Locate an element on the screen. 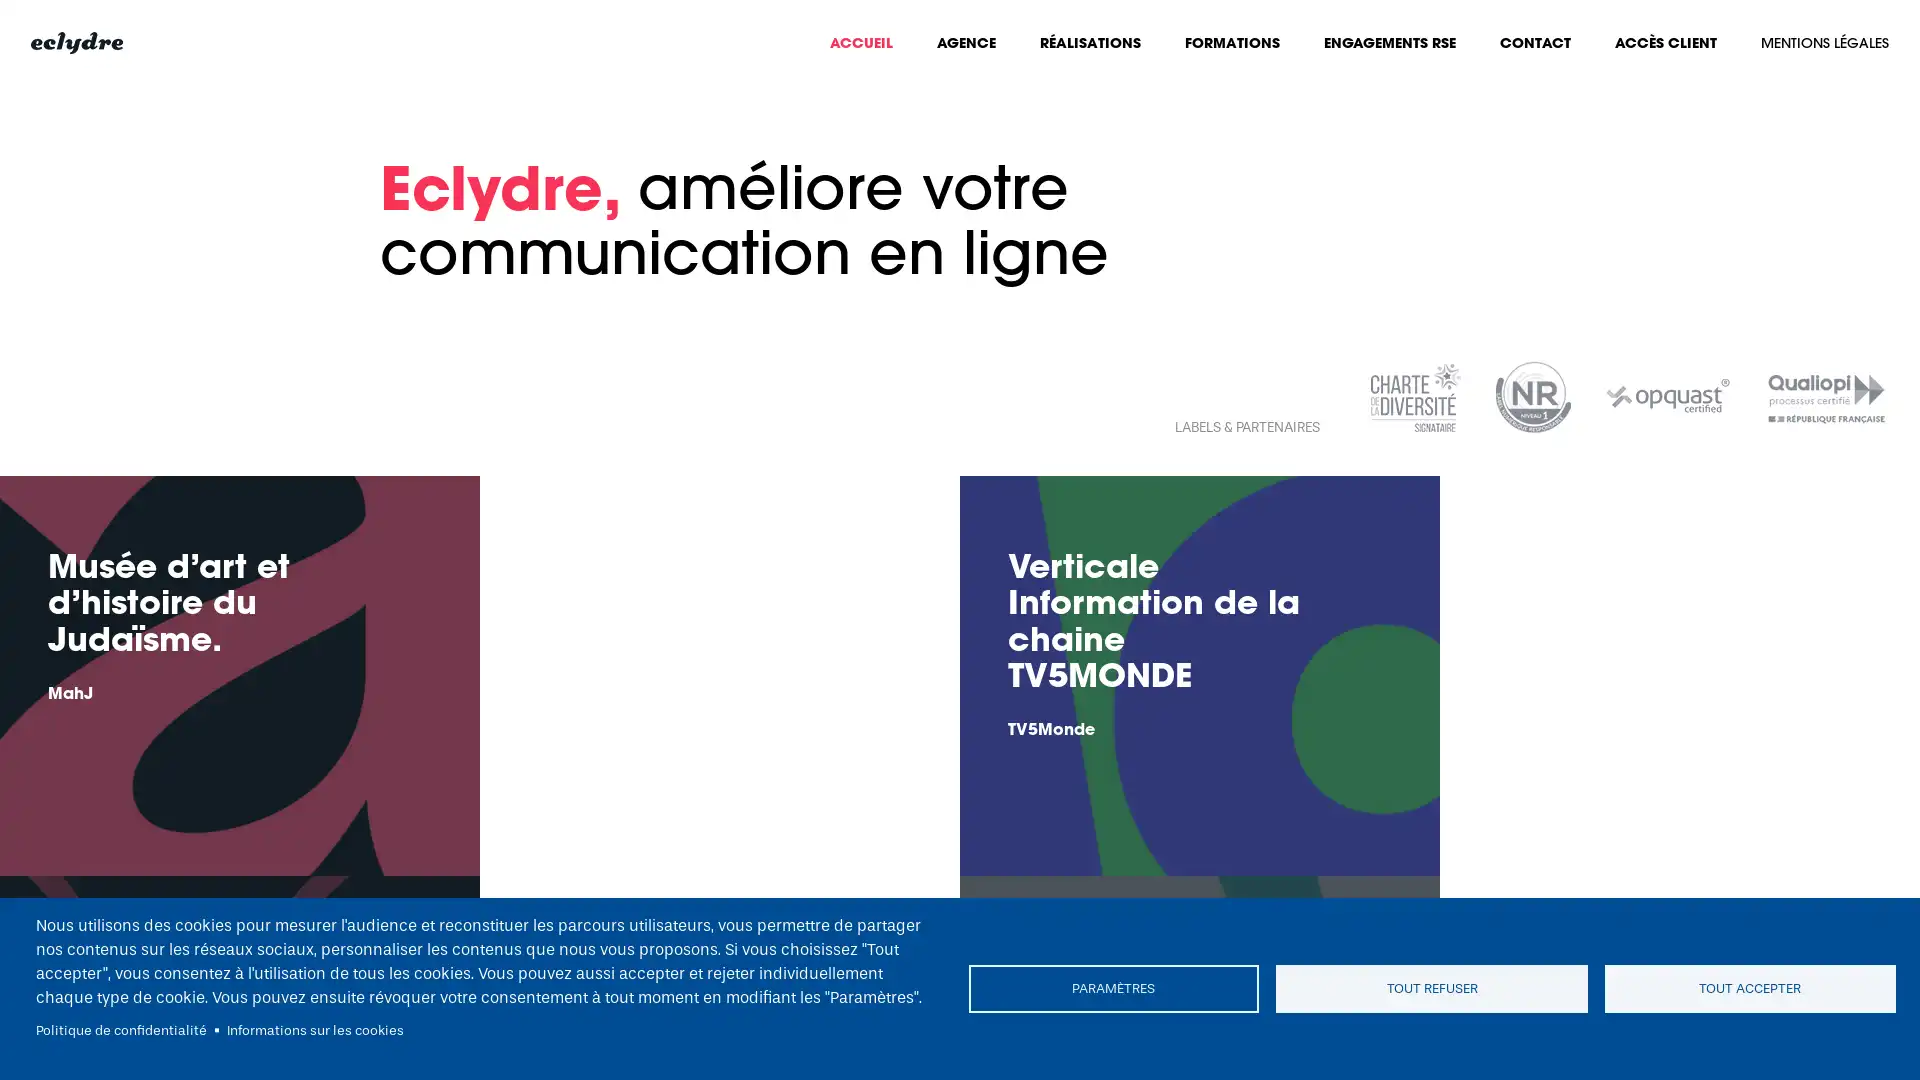  TOUT ACCEPTER is located at coordinates (1745, 987).